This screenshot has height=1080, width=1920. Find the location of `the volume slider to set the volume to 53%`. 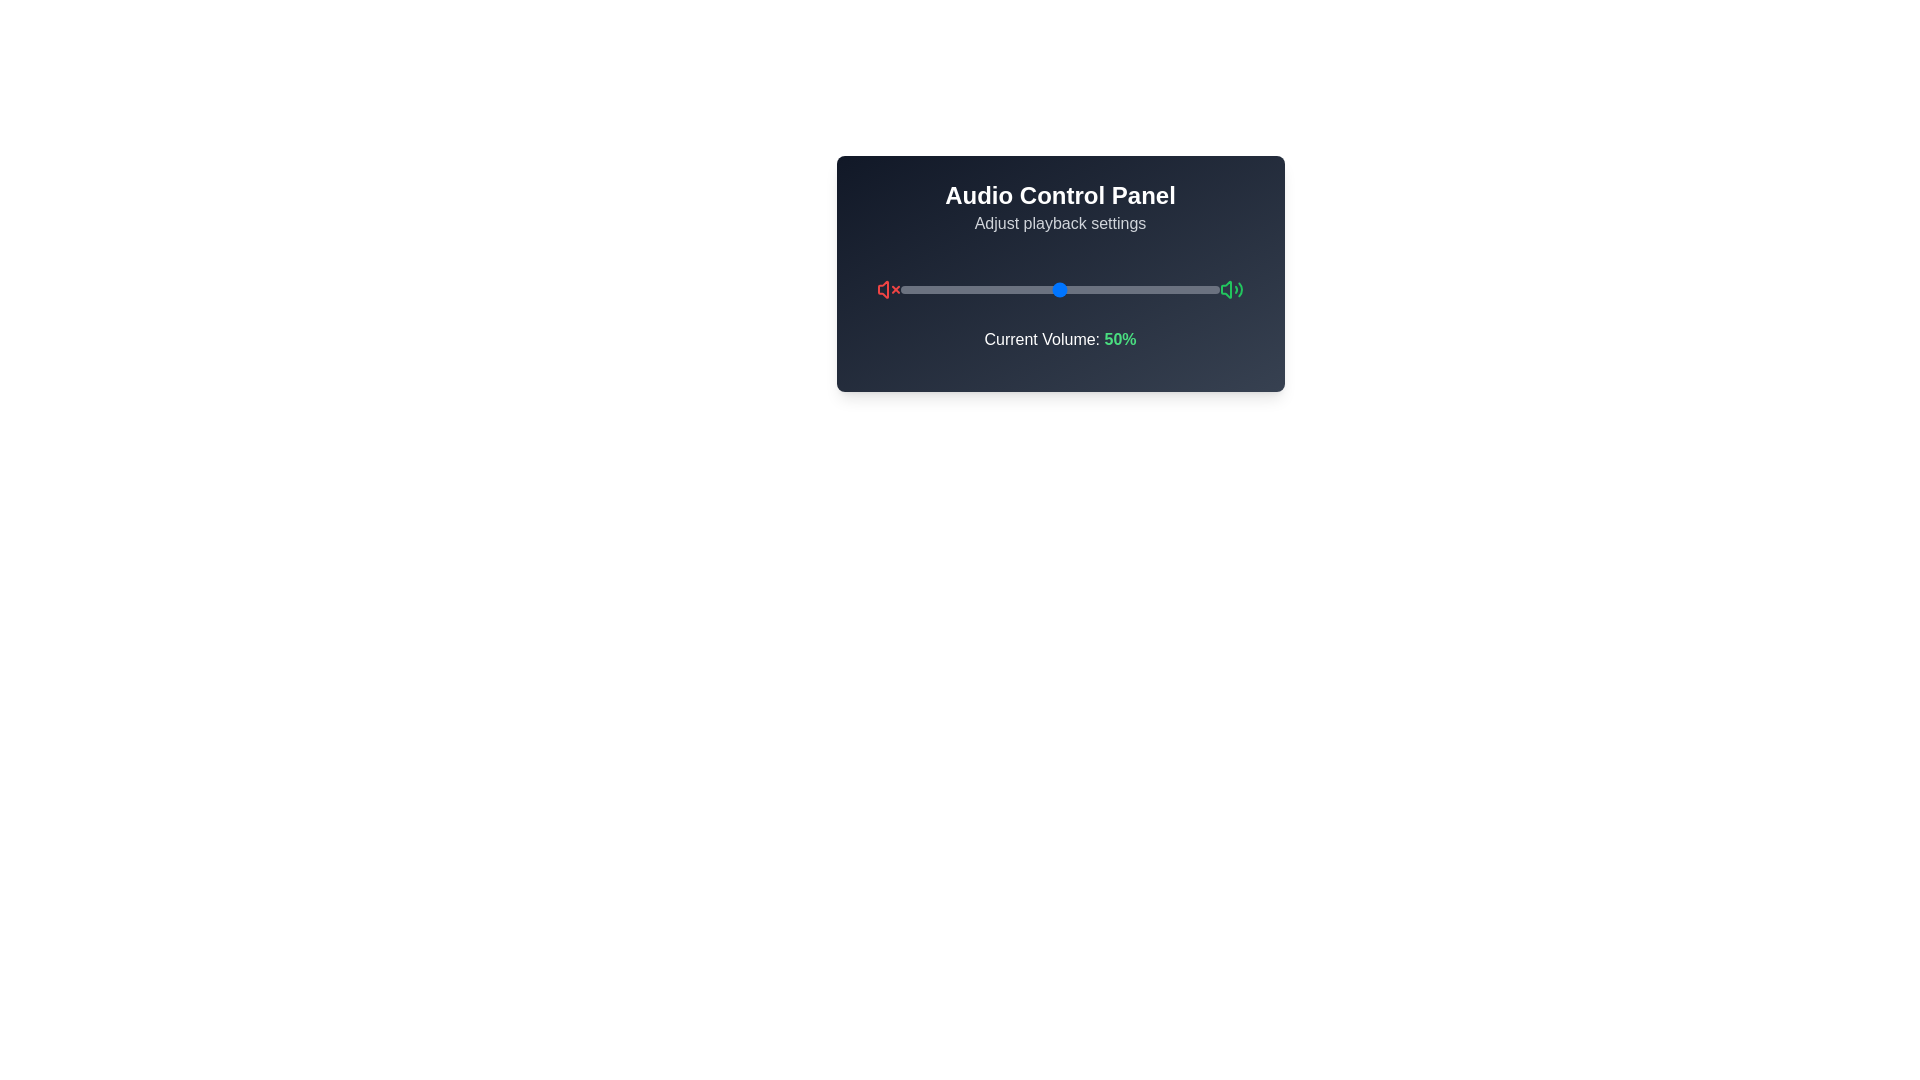

the volume slider to set the volume to 53% is located at coordinates (1069, 289).